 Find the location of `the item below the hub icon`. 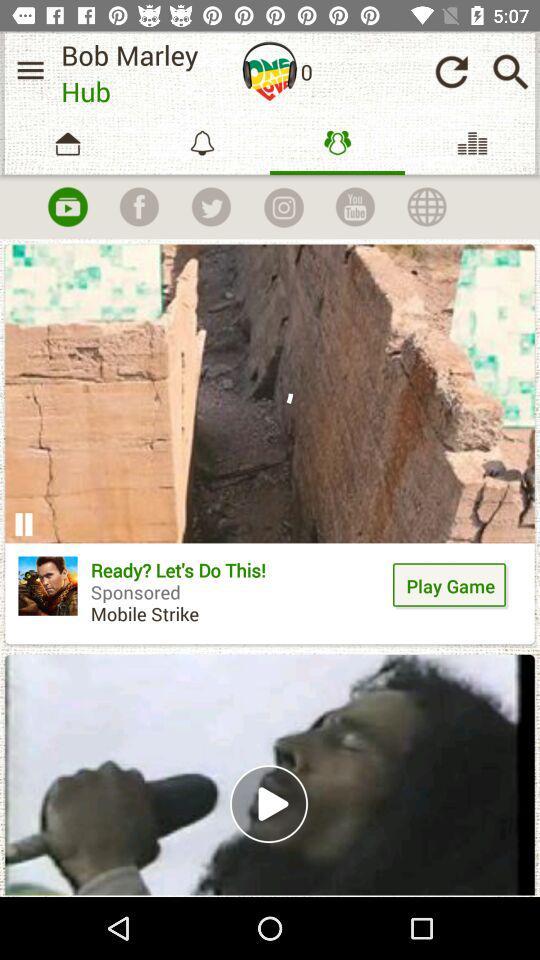

the item below the hub icon is located at coordinates (138, 207).